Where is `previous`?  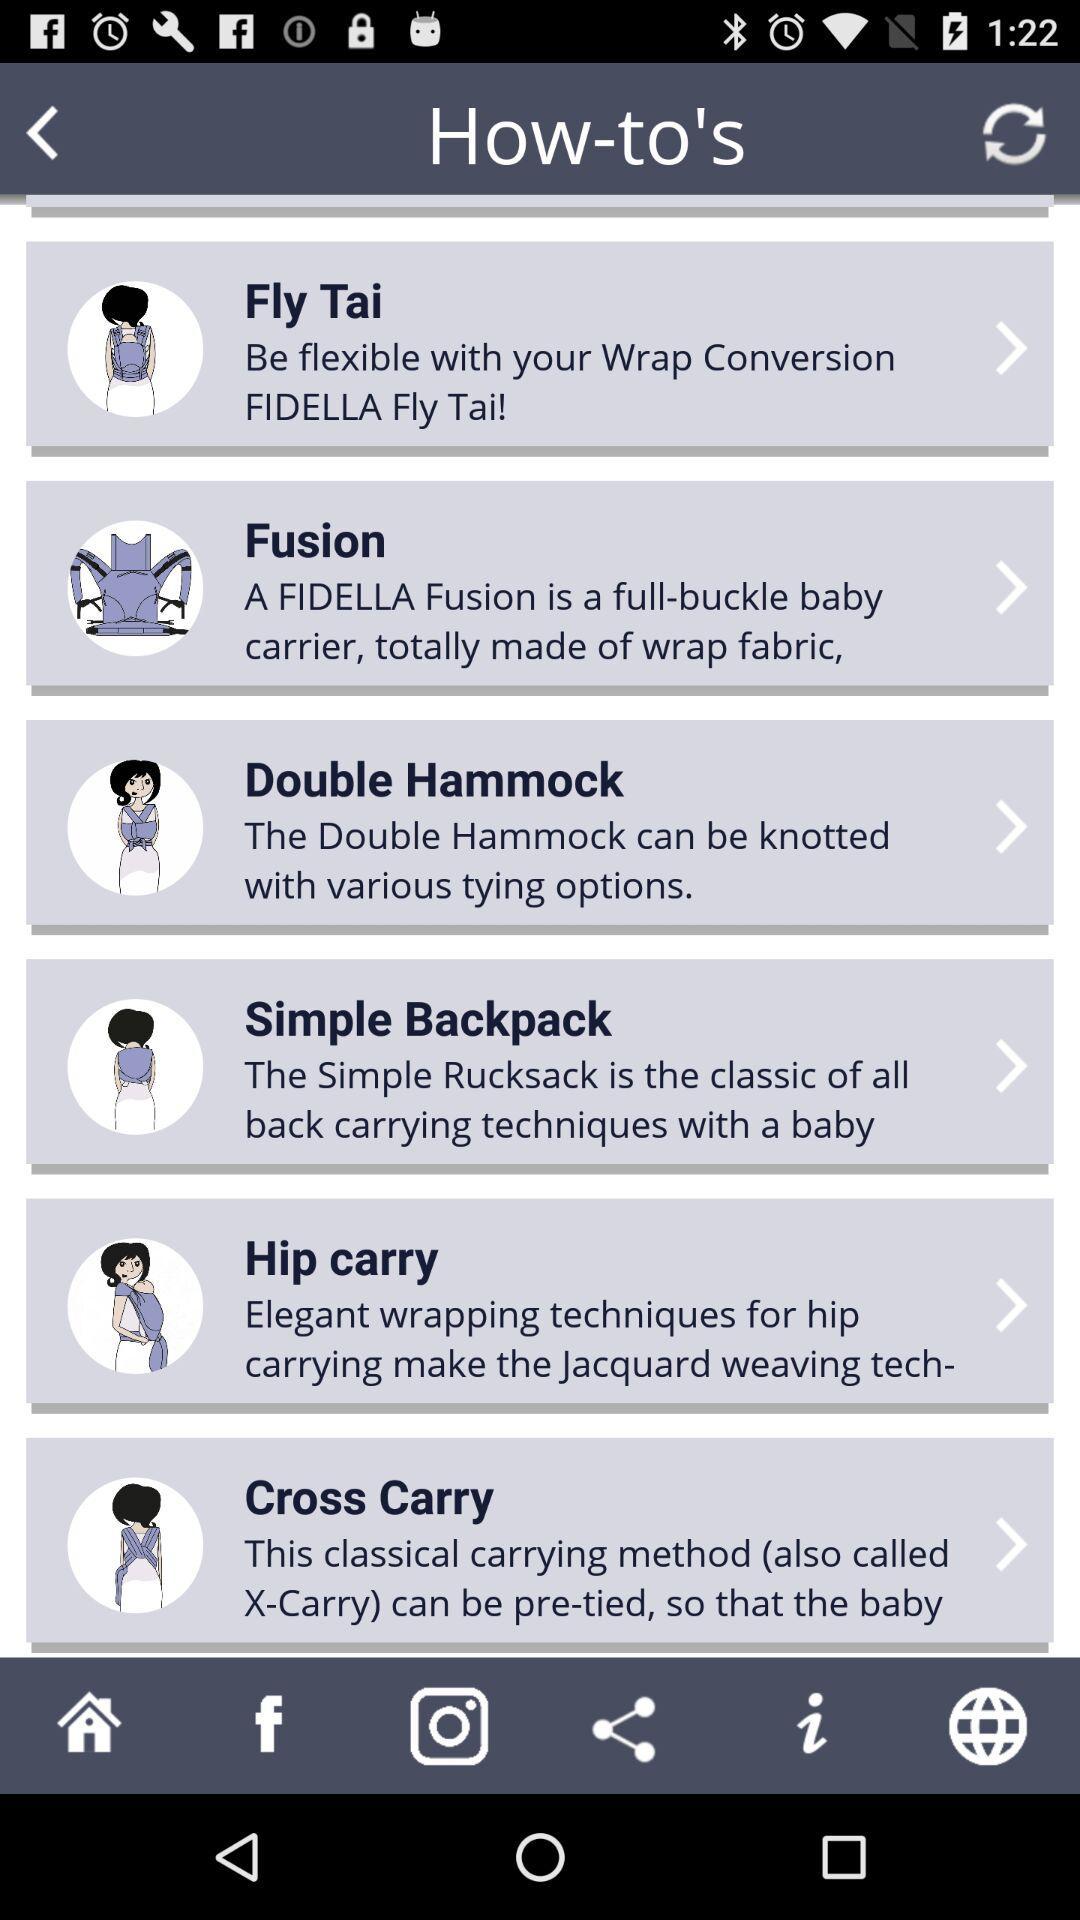
previous is located at coordinates (80, 132).